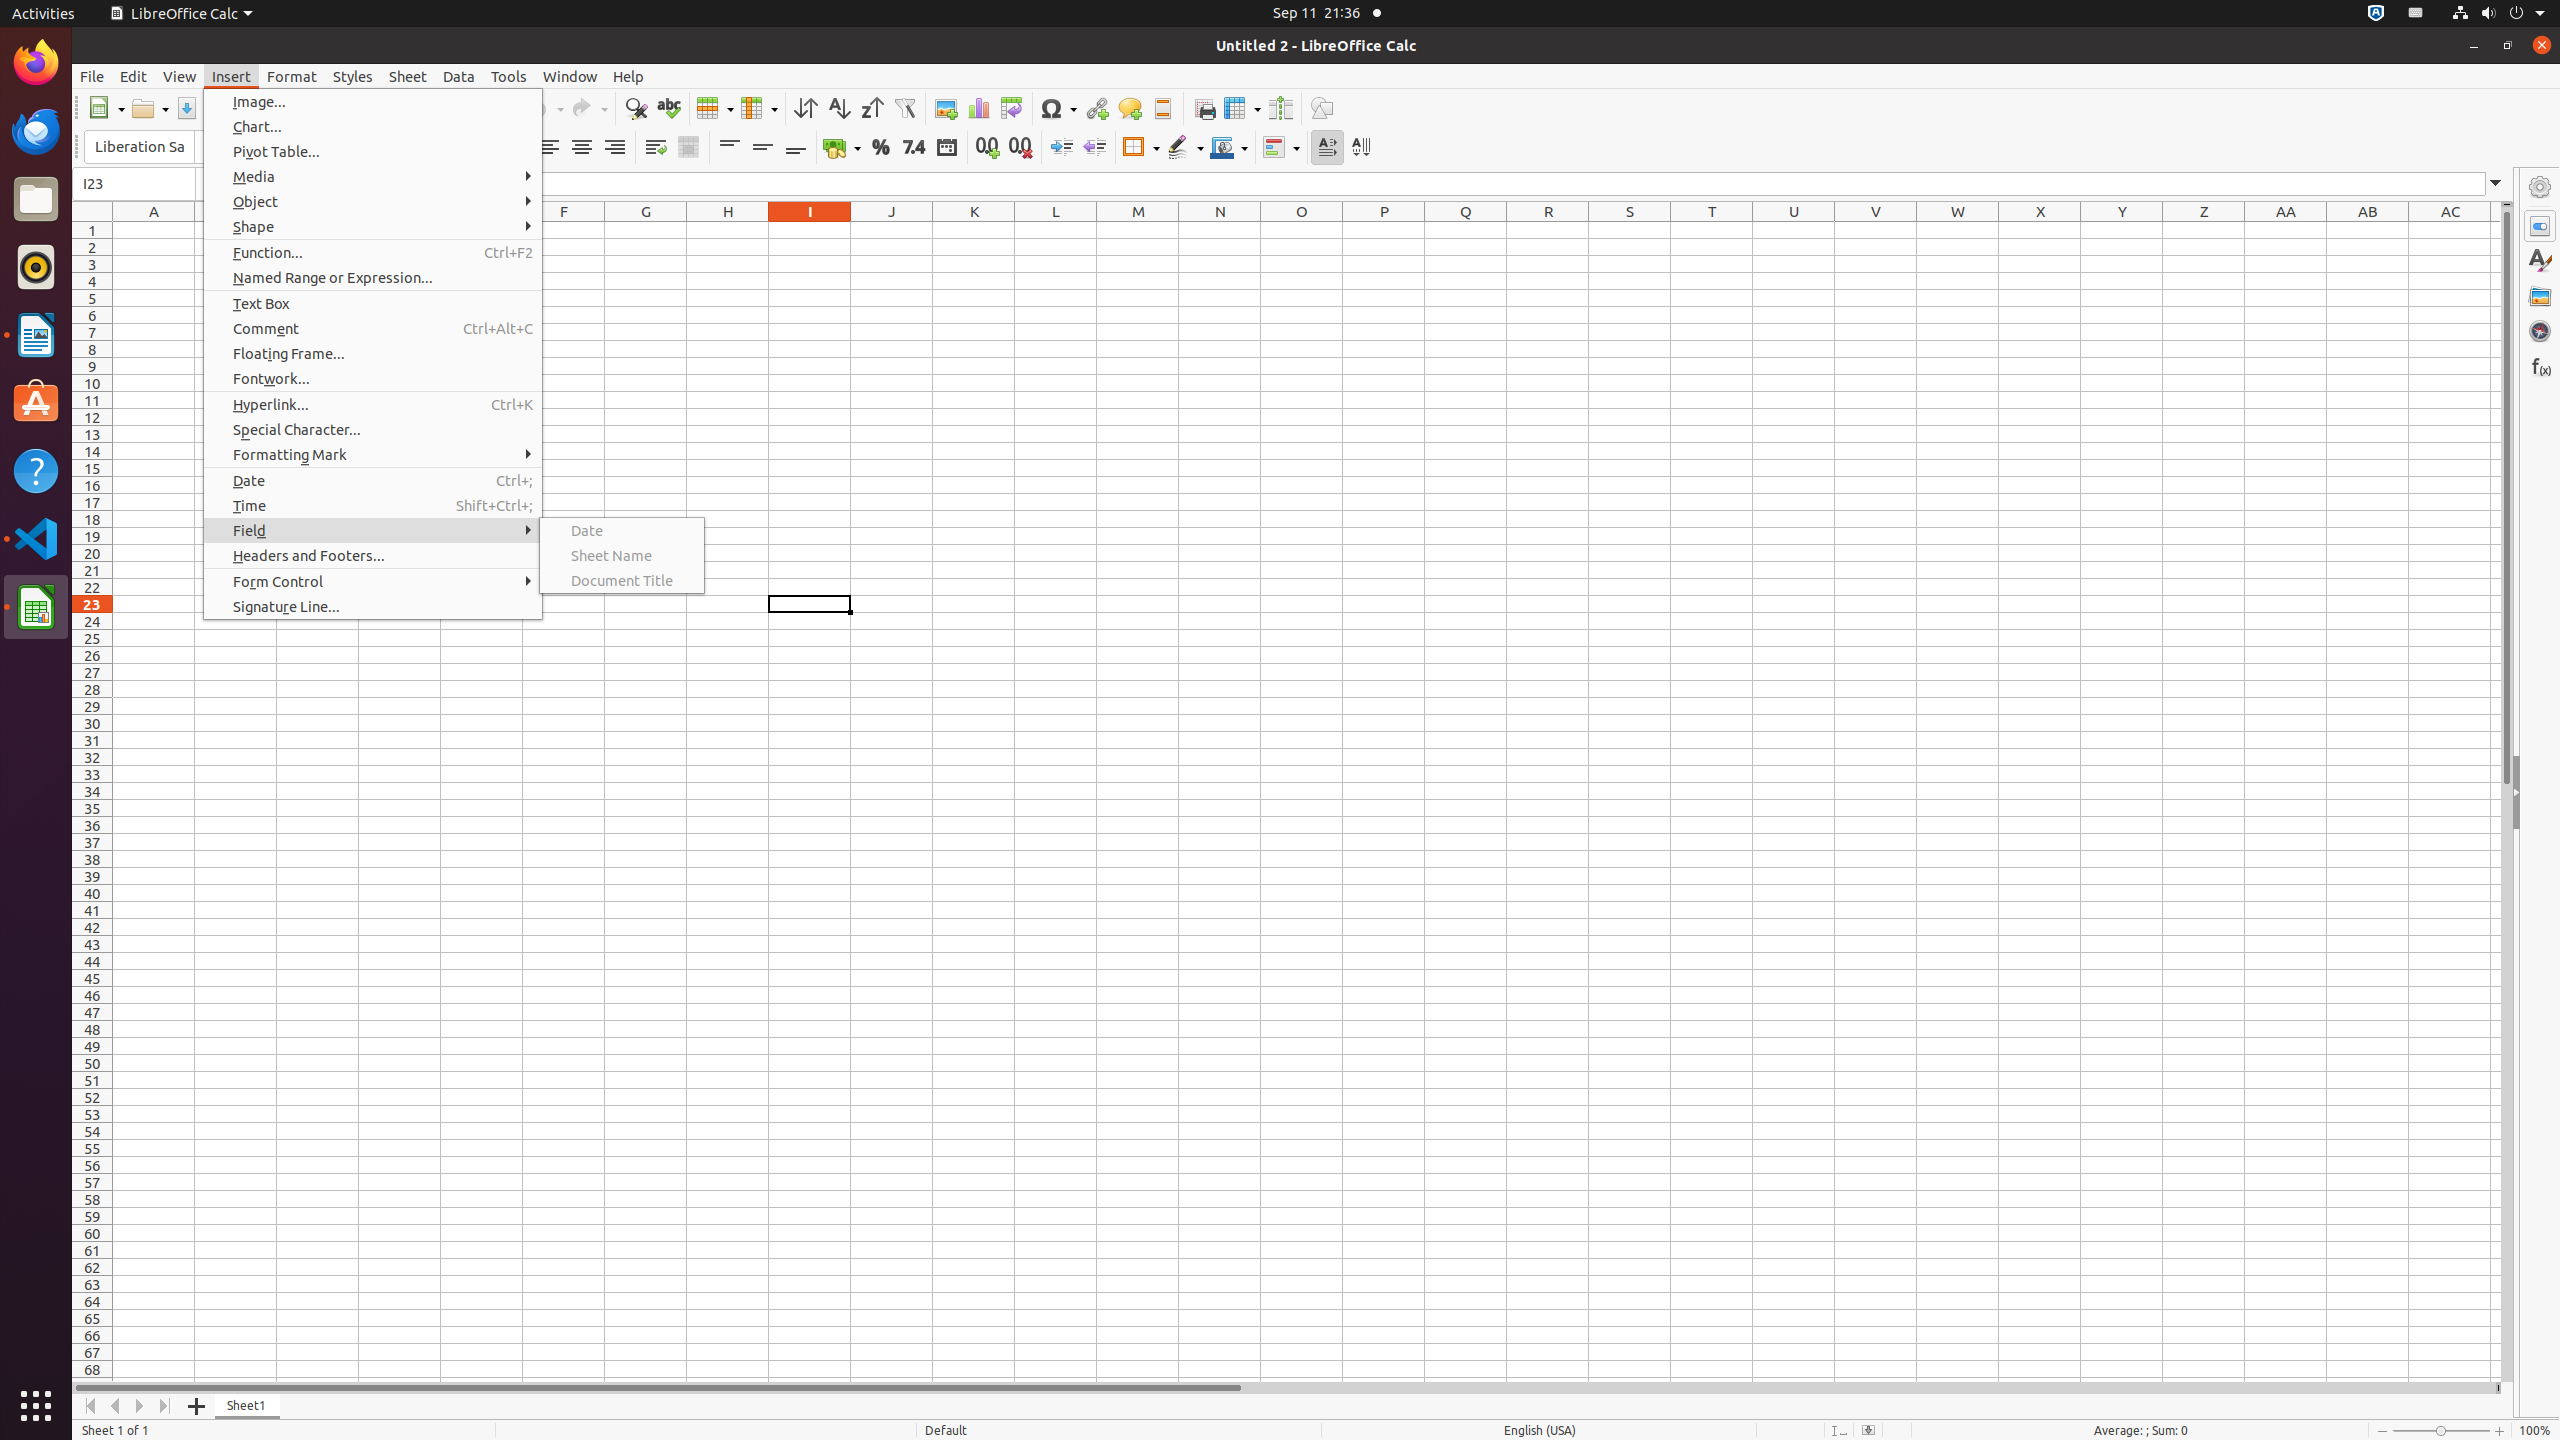  I want to click on 'File', so click(90, 76).